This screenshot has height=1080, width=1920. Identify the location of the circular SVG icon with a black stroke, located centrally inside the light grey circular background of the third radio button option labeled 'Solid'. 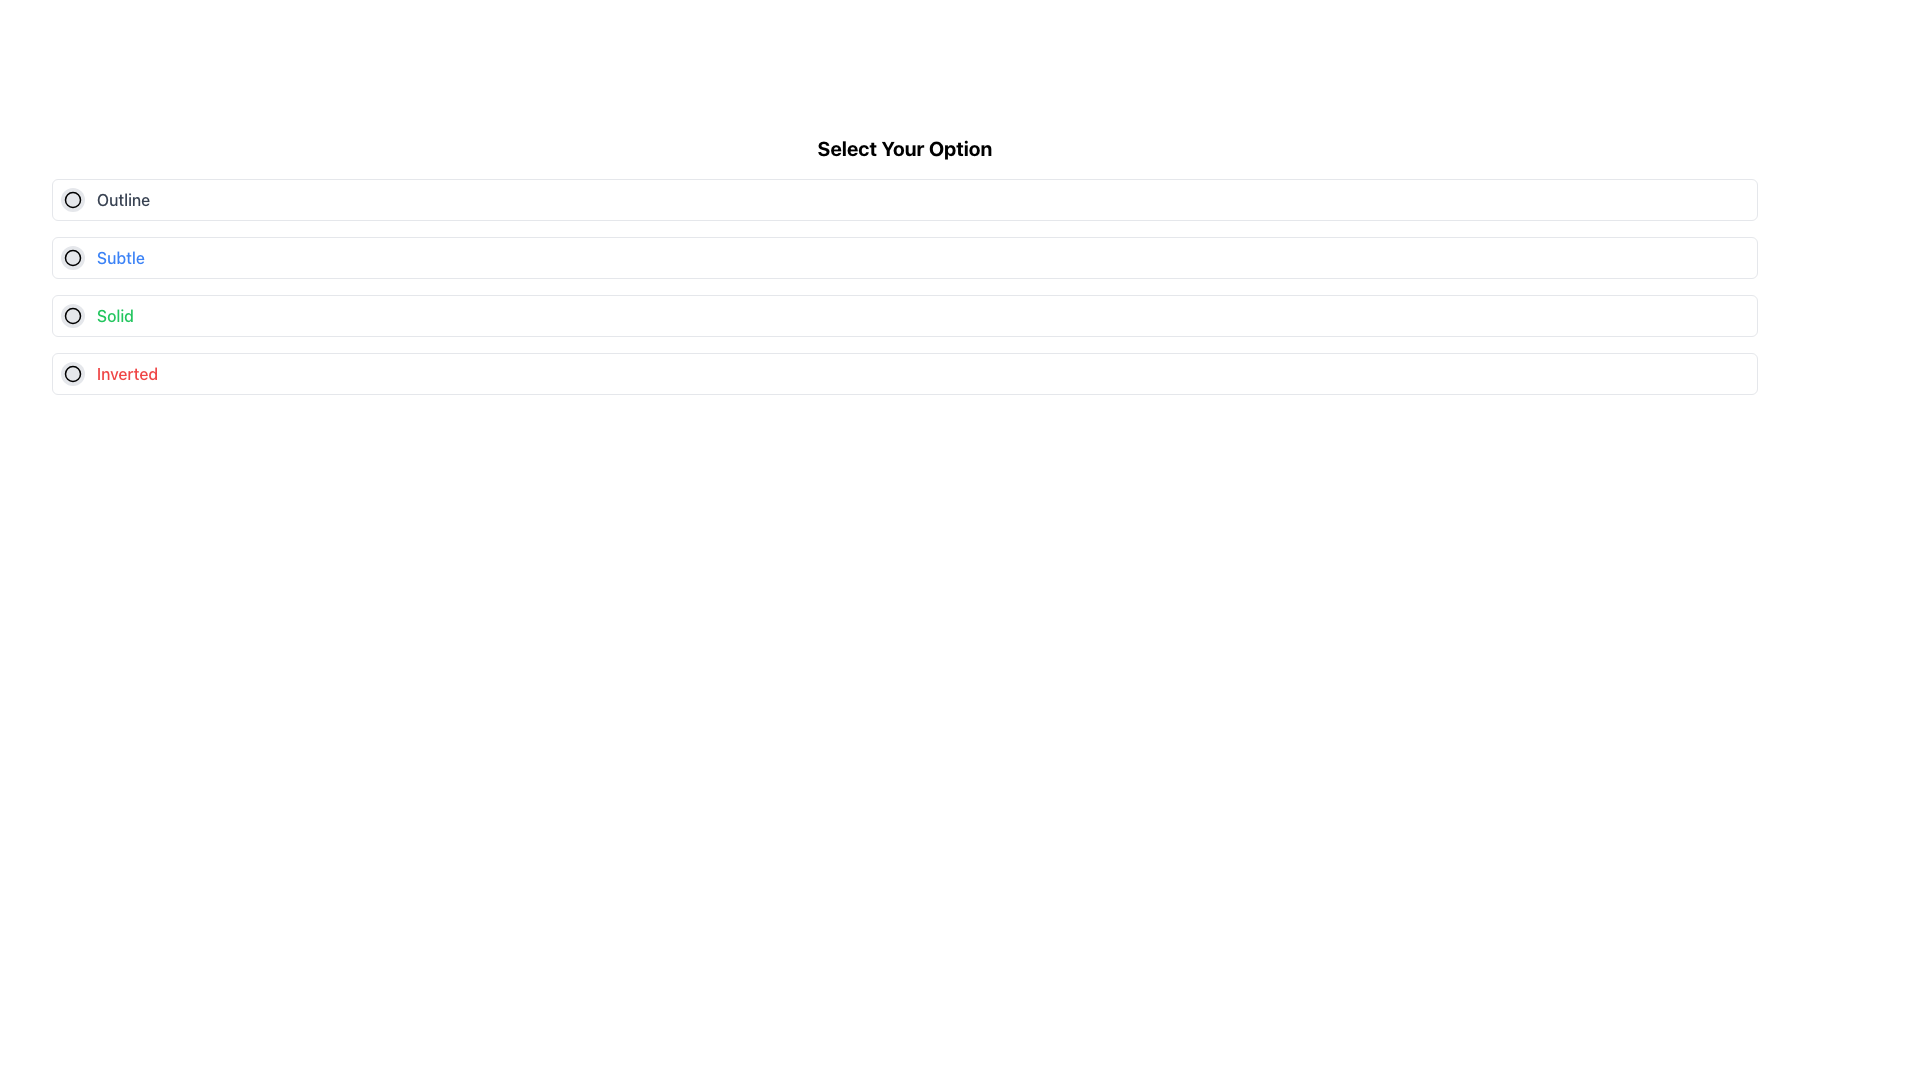
(72, 315).